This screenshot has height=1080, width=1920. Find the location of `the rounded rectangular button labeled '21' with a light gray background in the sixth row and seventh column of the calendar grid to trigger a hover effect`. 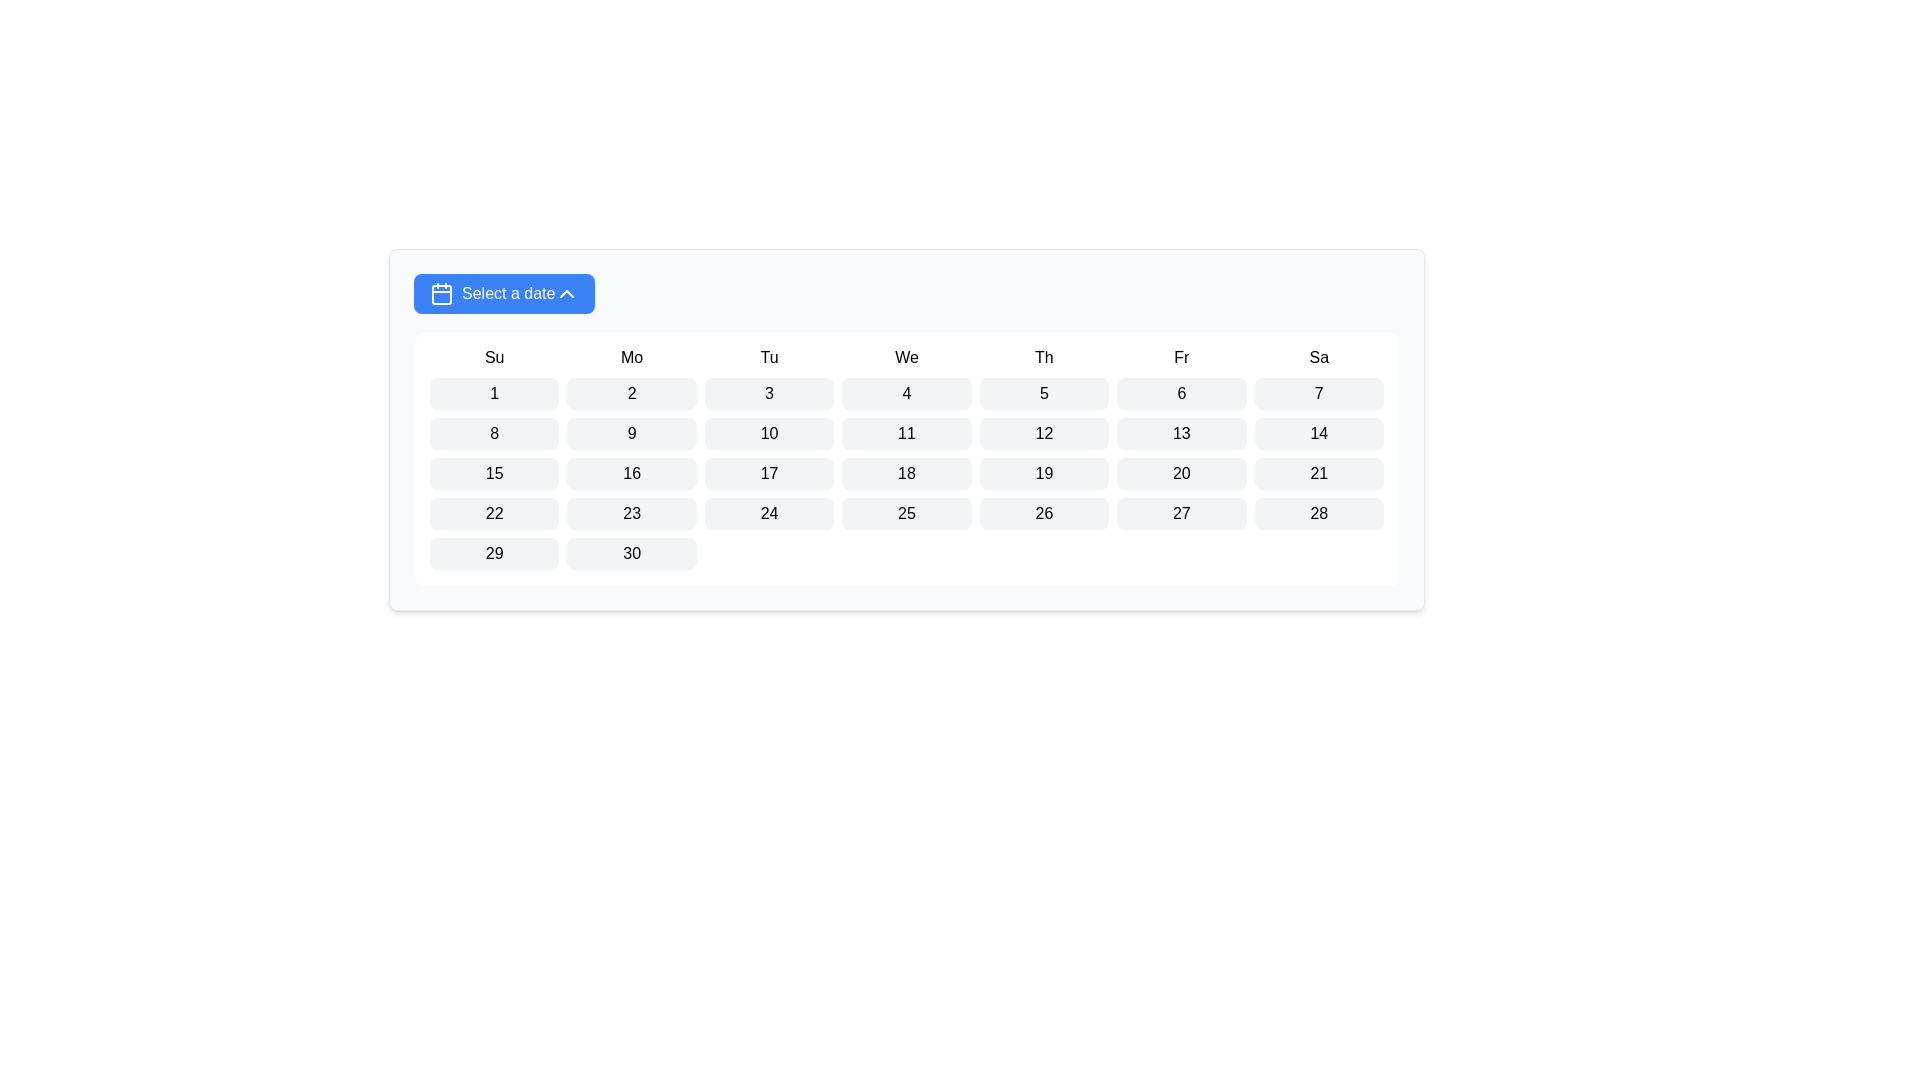

the rounded rectangular button labeled '21' with a light gray background in the sixth row and seventh column of the calendar grid to trigger a hover effect is located at coordinates (1319, 474).